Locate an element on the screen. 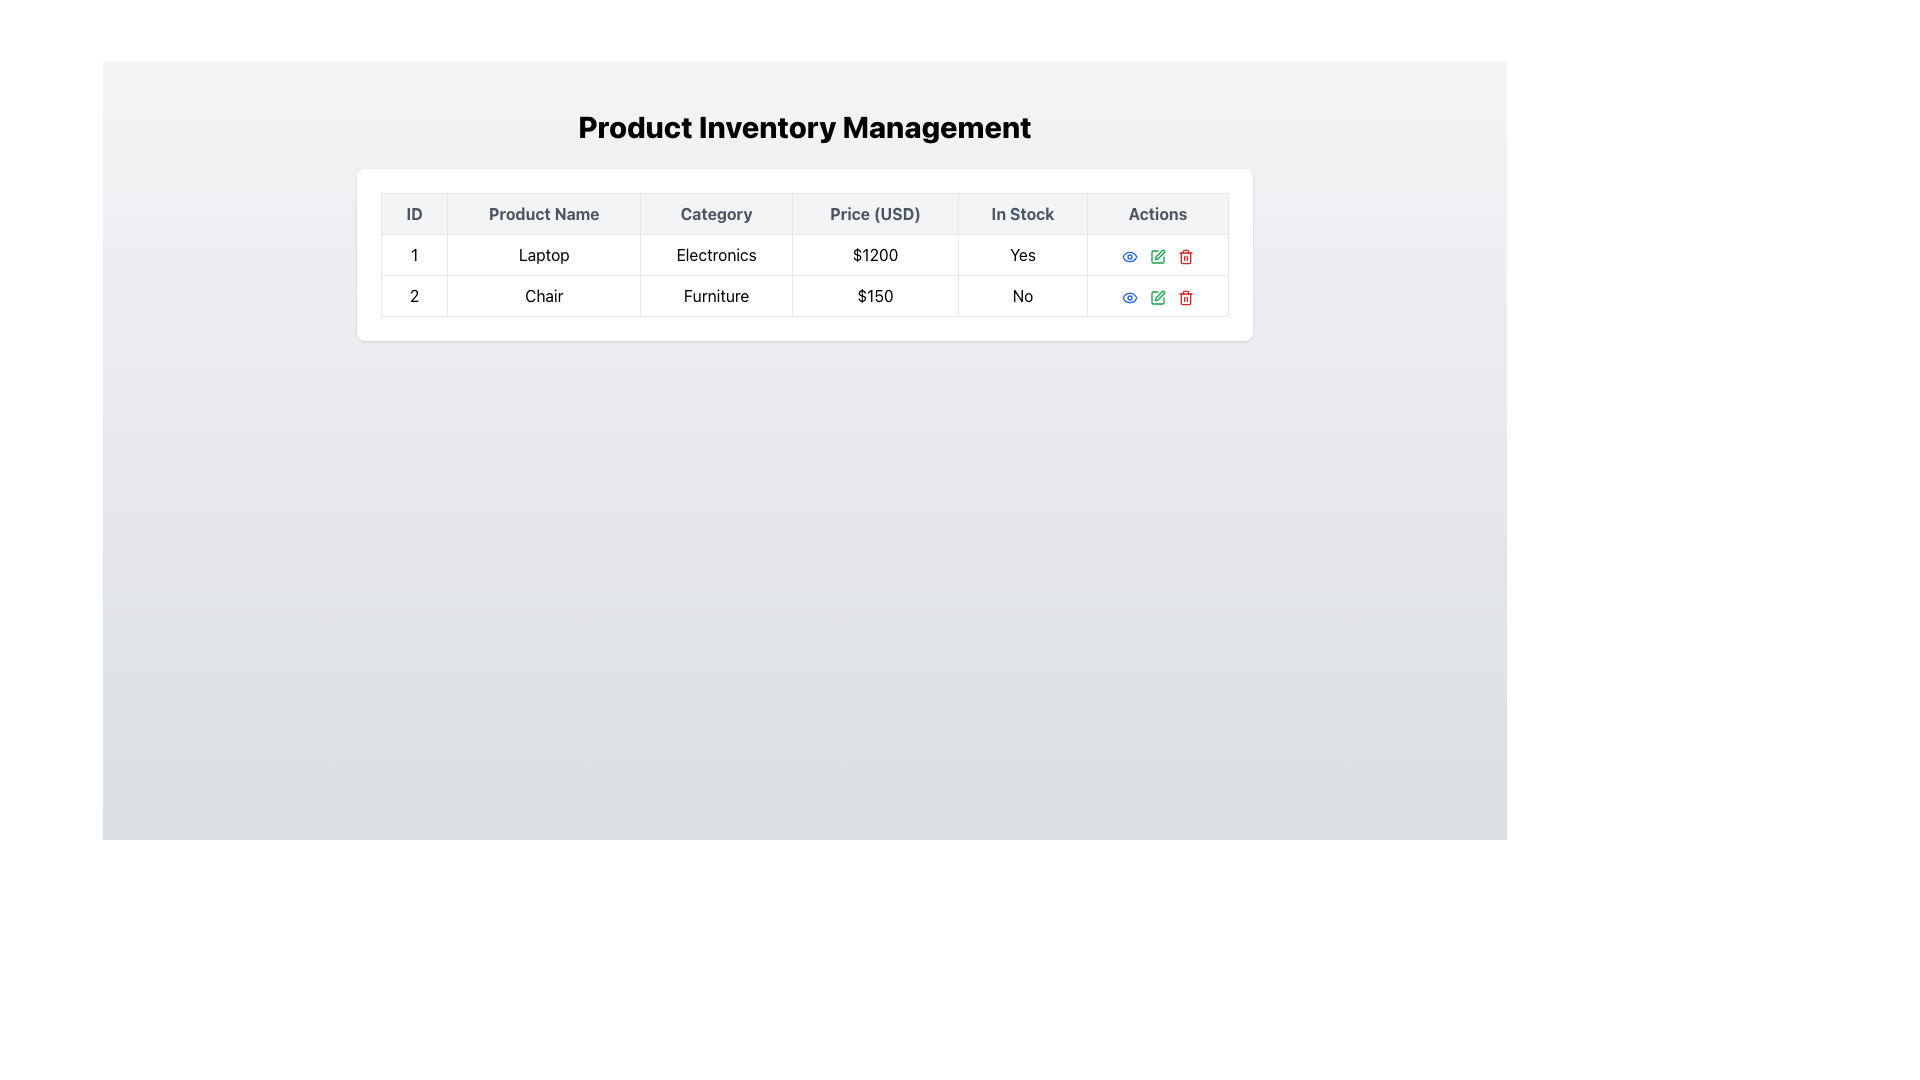  the edit action icon in the second row of the 'Actions' column in the table is located at coordinates (1157, 254).